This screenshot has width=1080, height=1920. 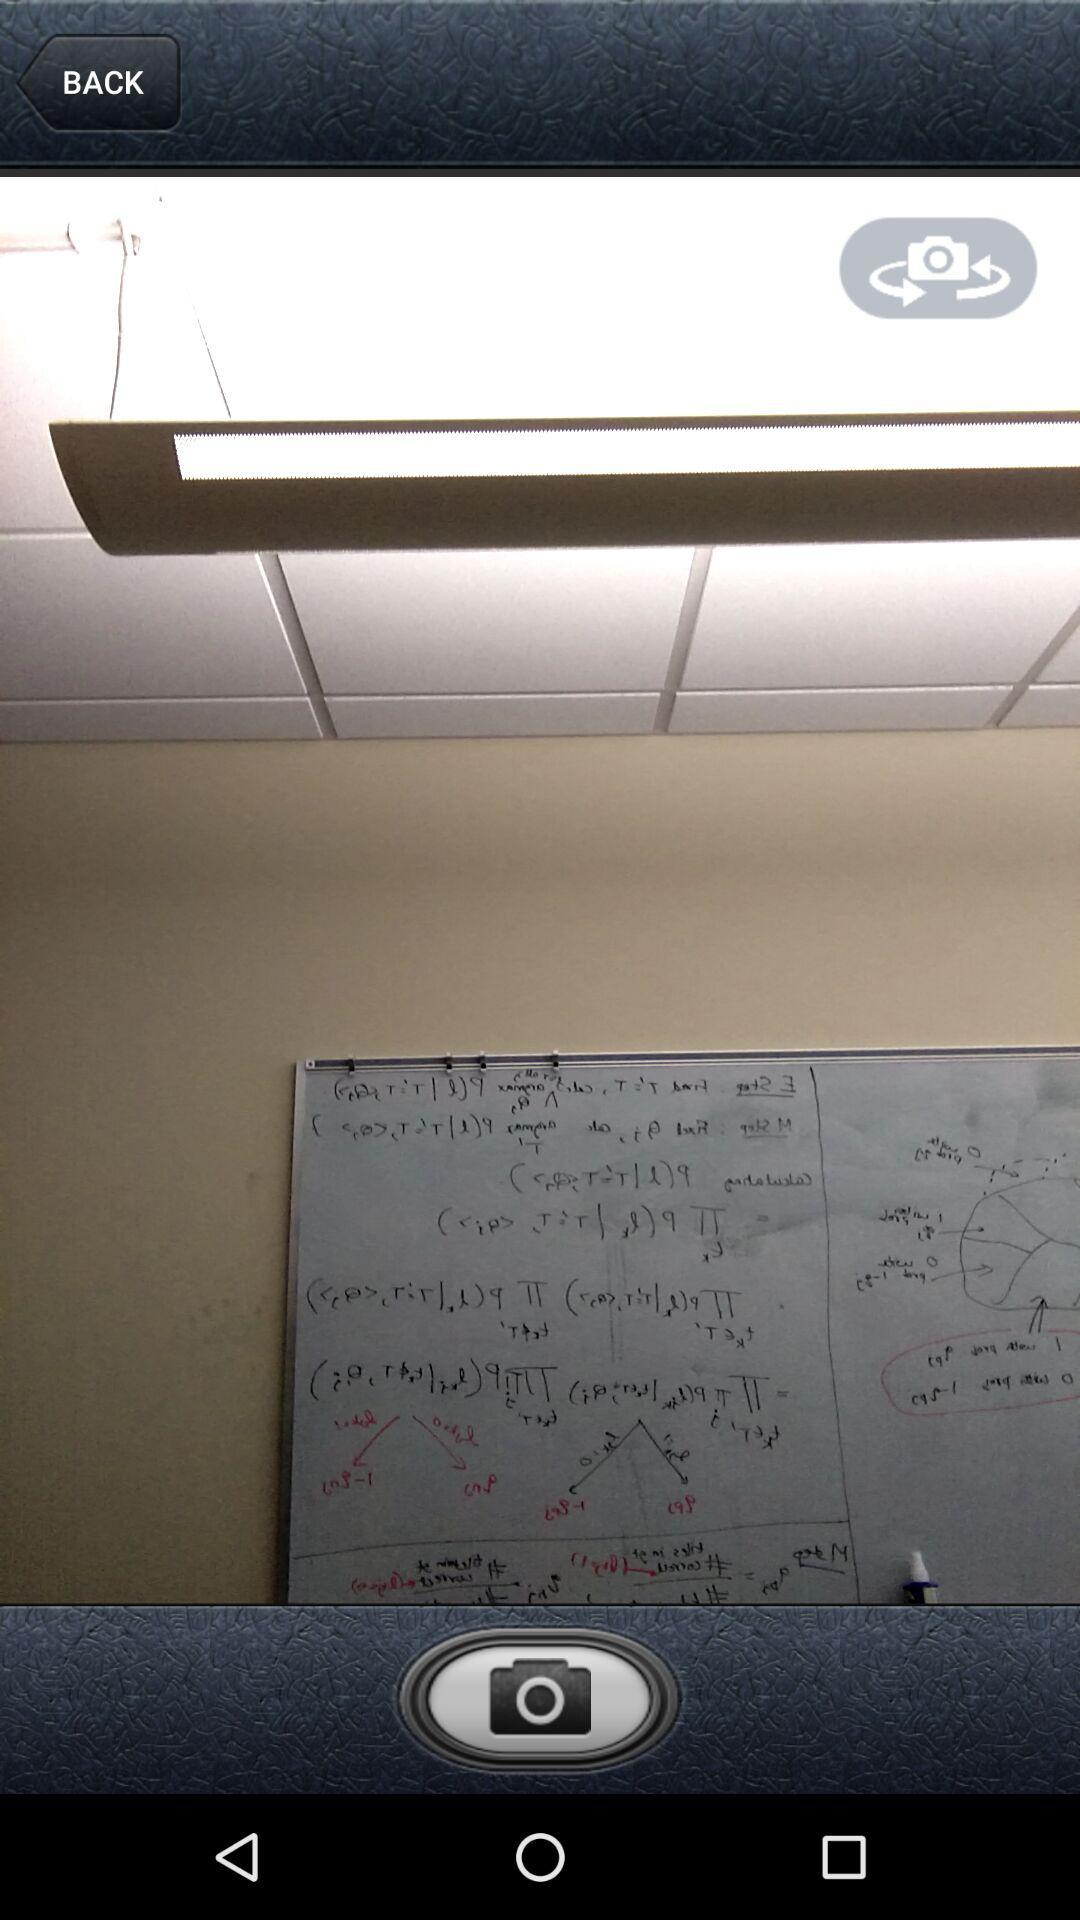 What do you see at coordinates (538, 1697) in the screenshot?
I see `click camera option` at bounding box center [538, 1697].